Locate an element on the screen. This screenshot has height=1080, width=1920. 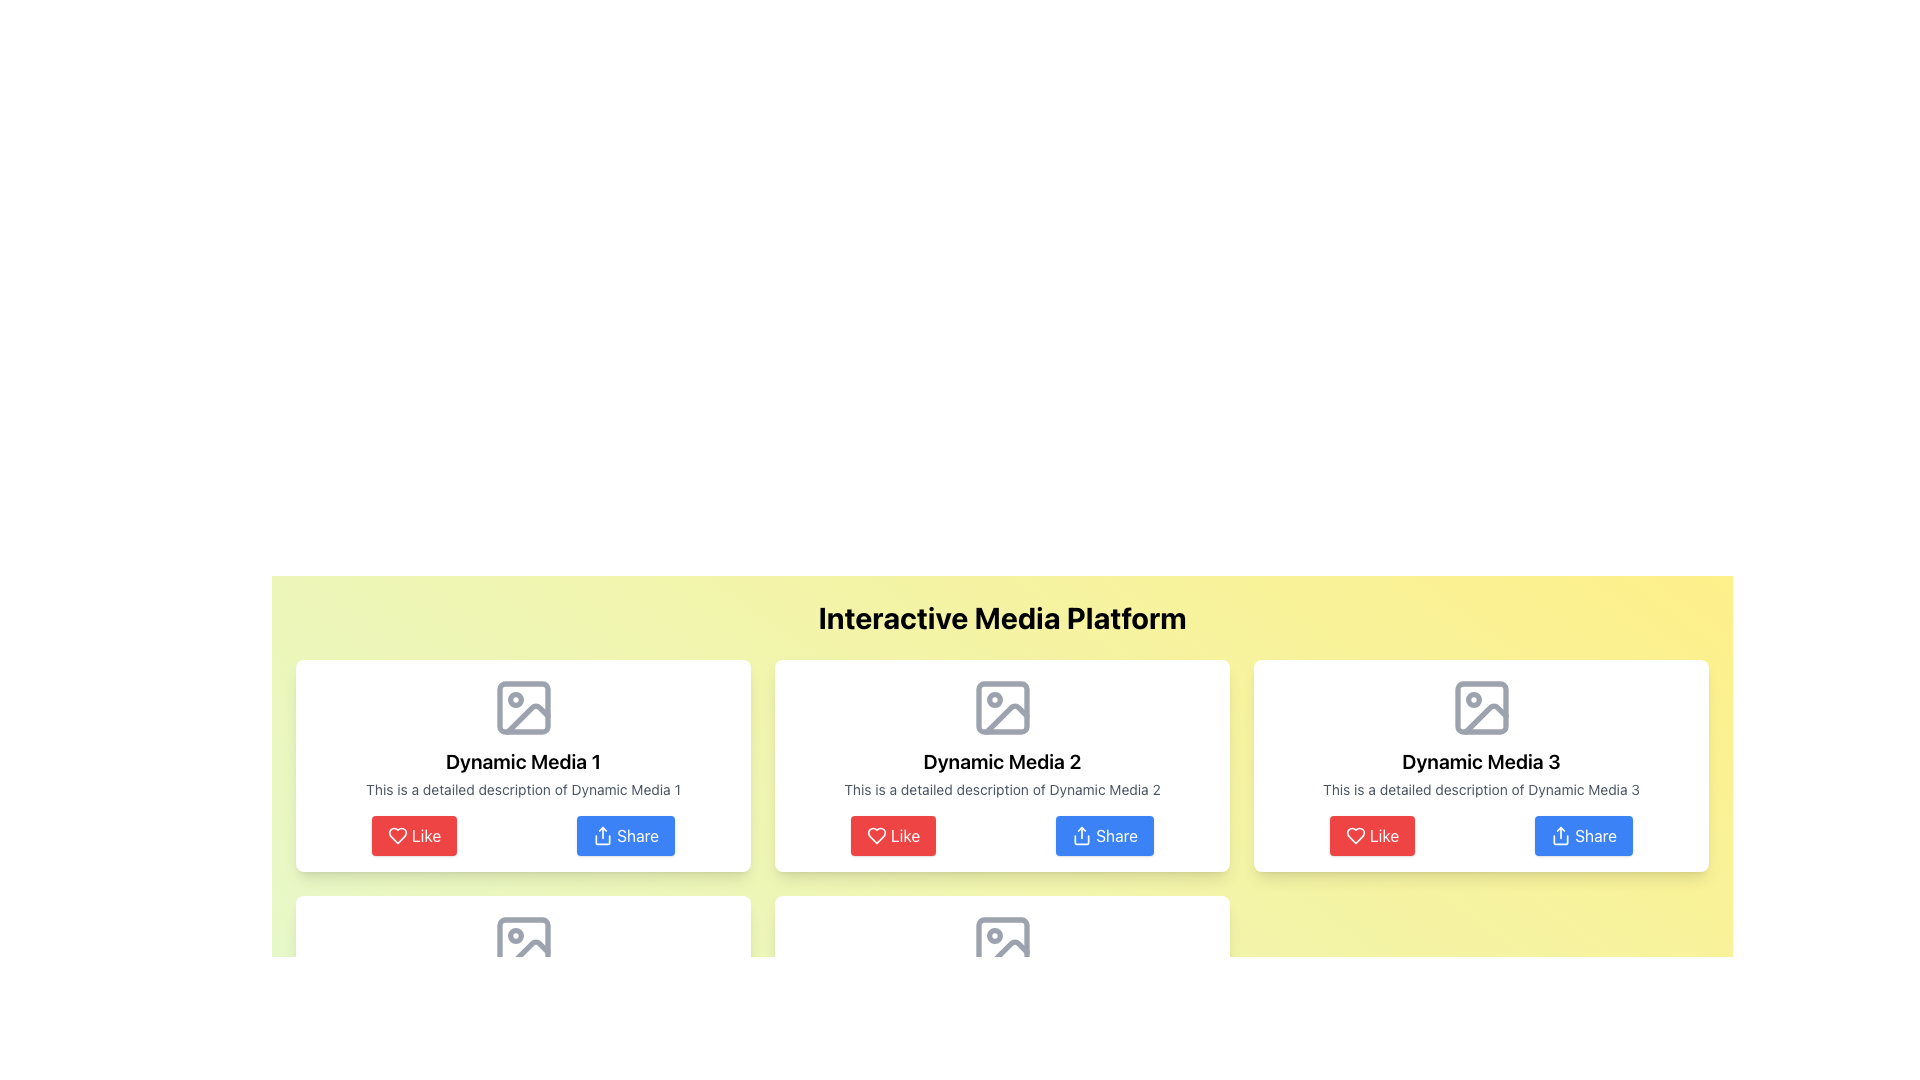
the share button located in the bottom-right corner of the 'Dynamic Media 2' card is located at coordinates (1104, 836).